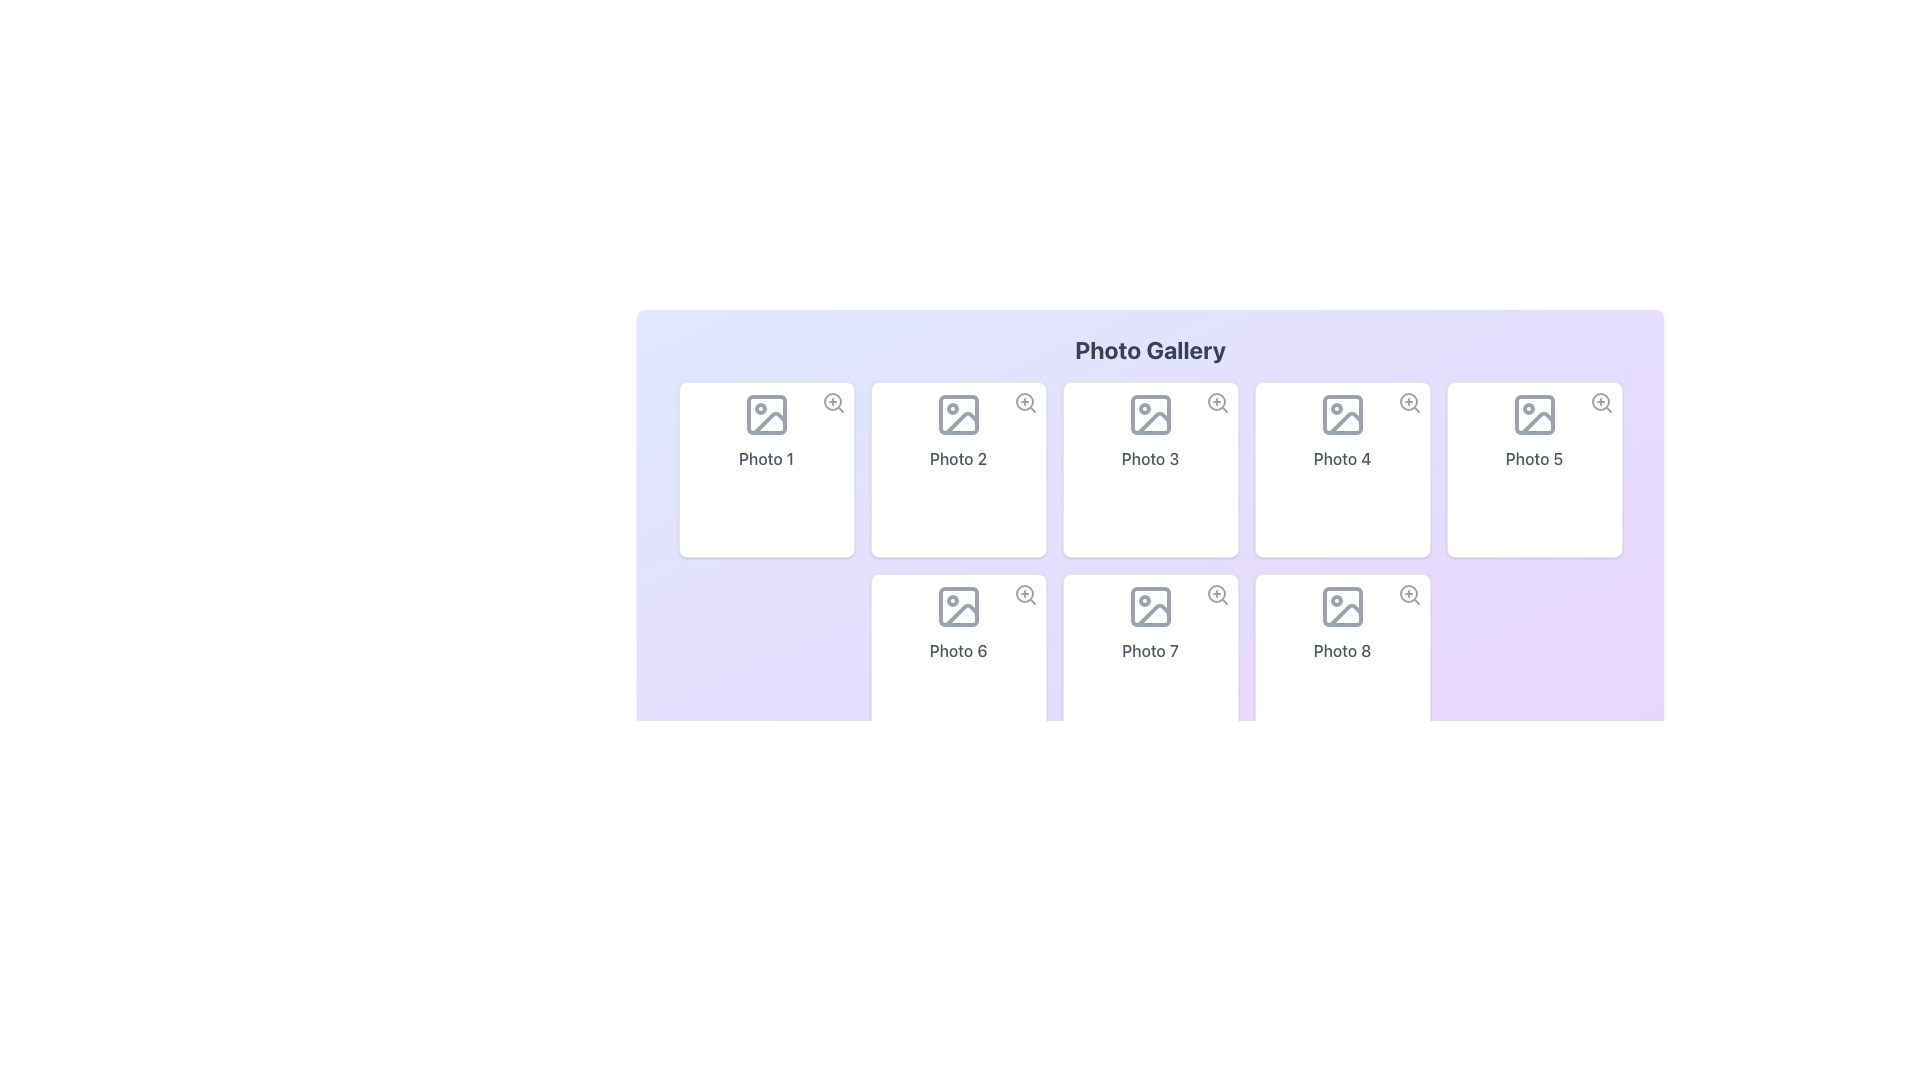 Image resolution: width=1920 pixels, height=1080 pixels. Describe the element at coordinates (1150, 414) in the screenshot. I see `the image placeholder icon located at the center of the upper section of the 'Photo 3' card in the photo gallery` at that location.